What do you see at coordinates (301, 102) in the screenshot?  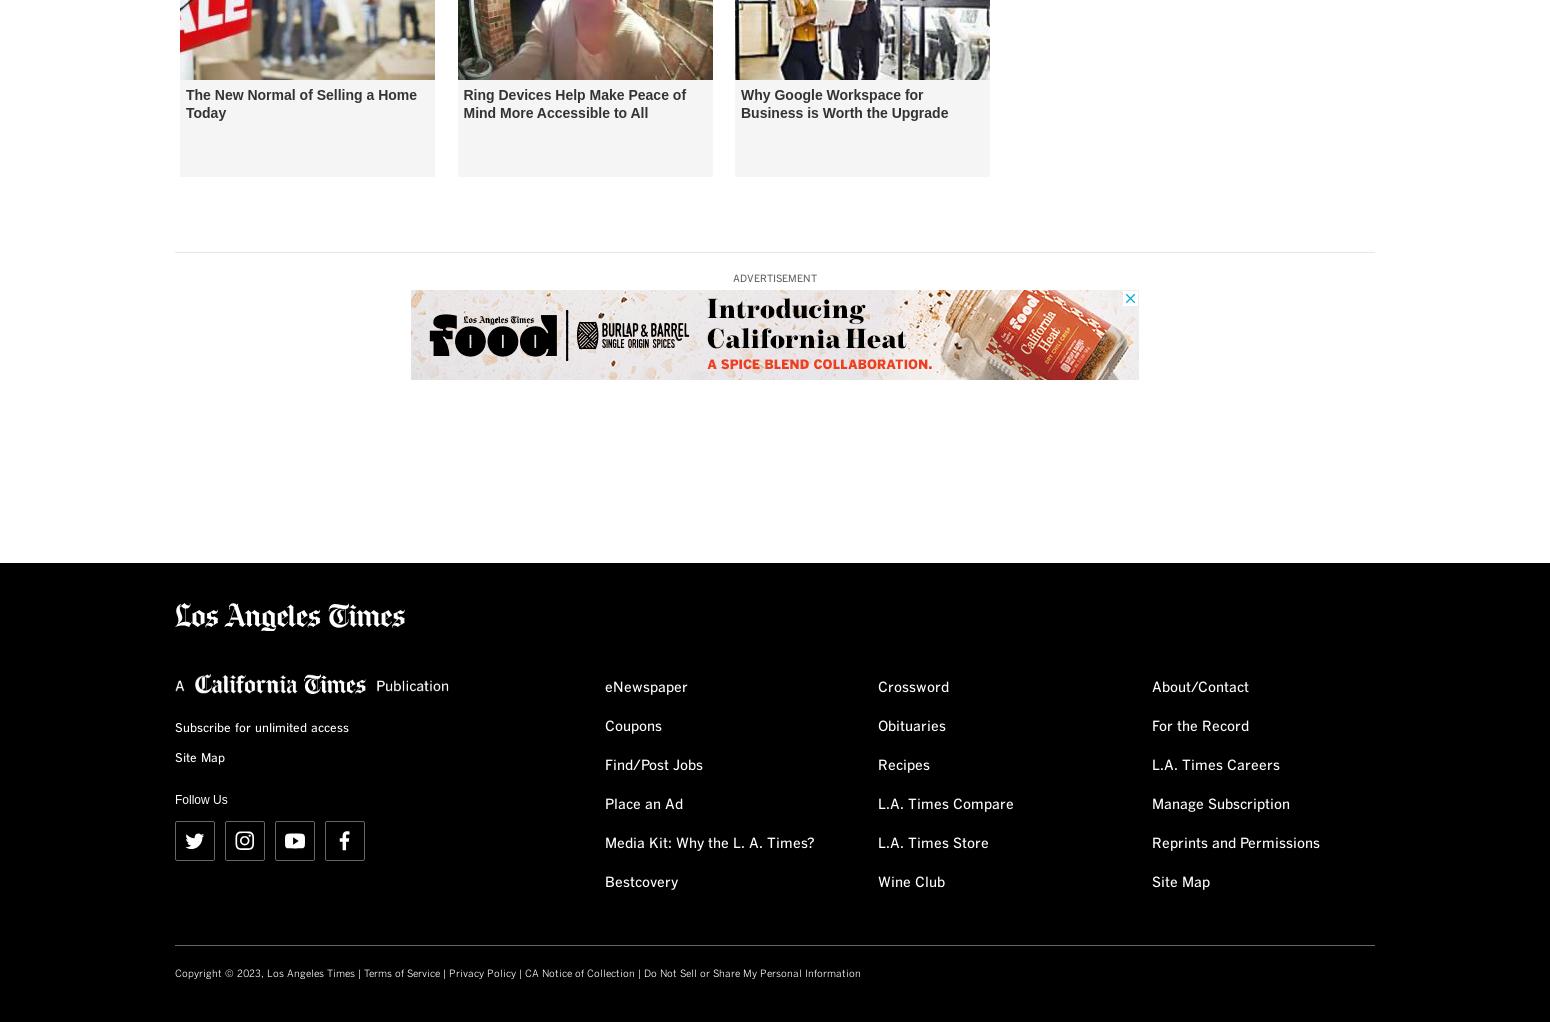 I see `'The New Normal of Selling a Home Today'` at bounding box center [301, 102].